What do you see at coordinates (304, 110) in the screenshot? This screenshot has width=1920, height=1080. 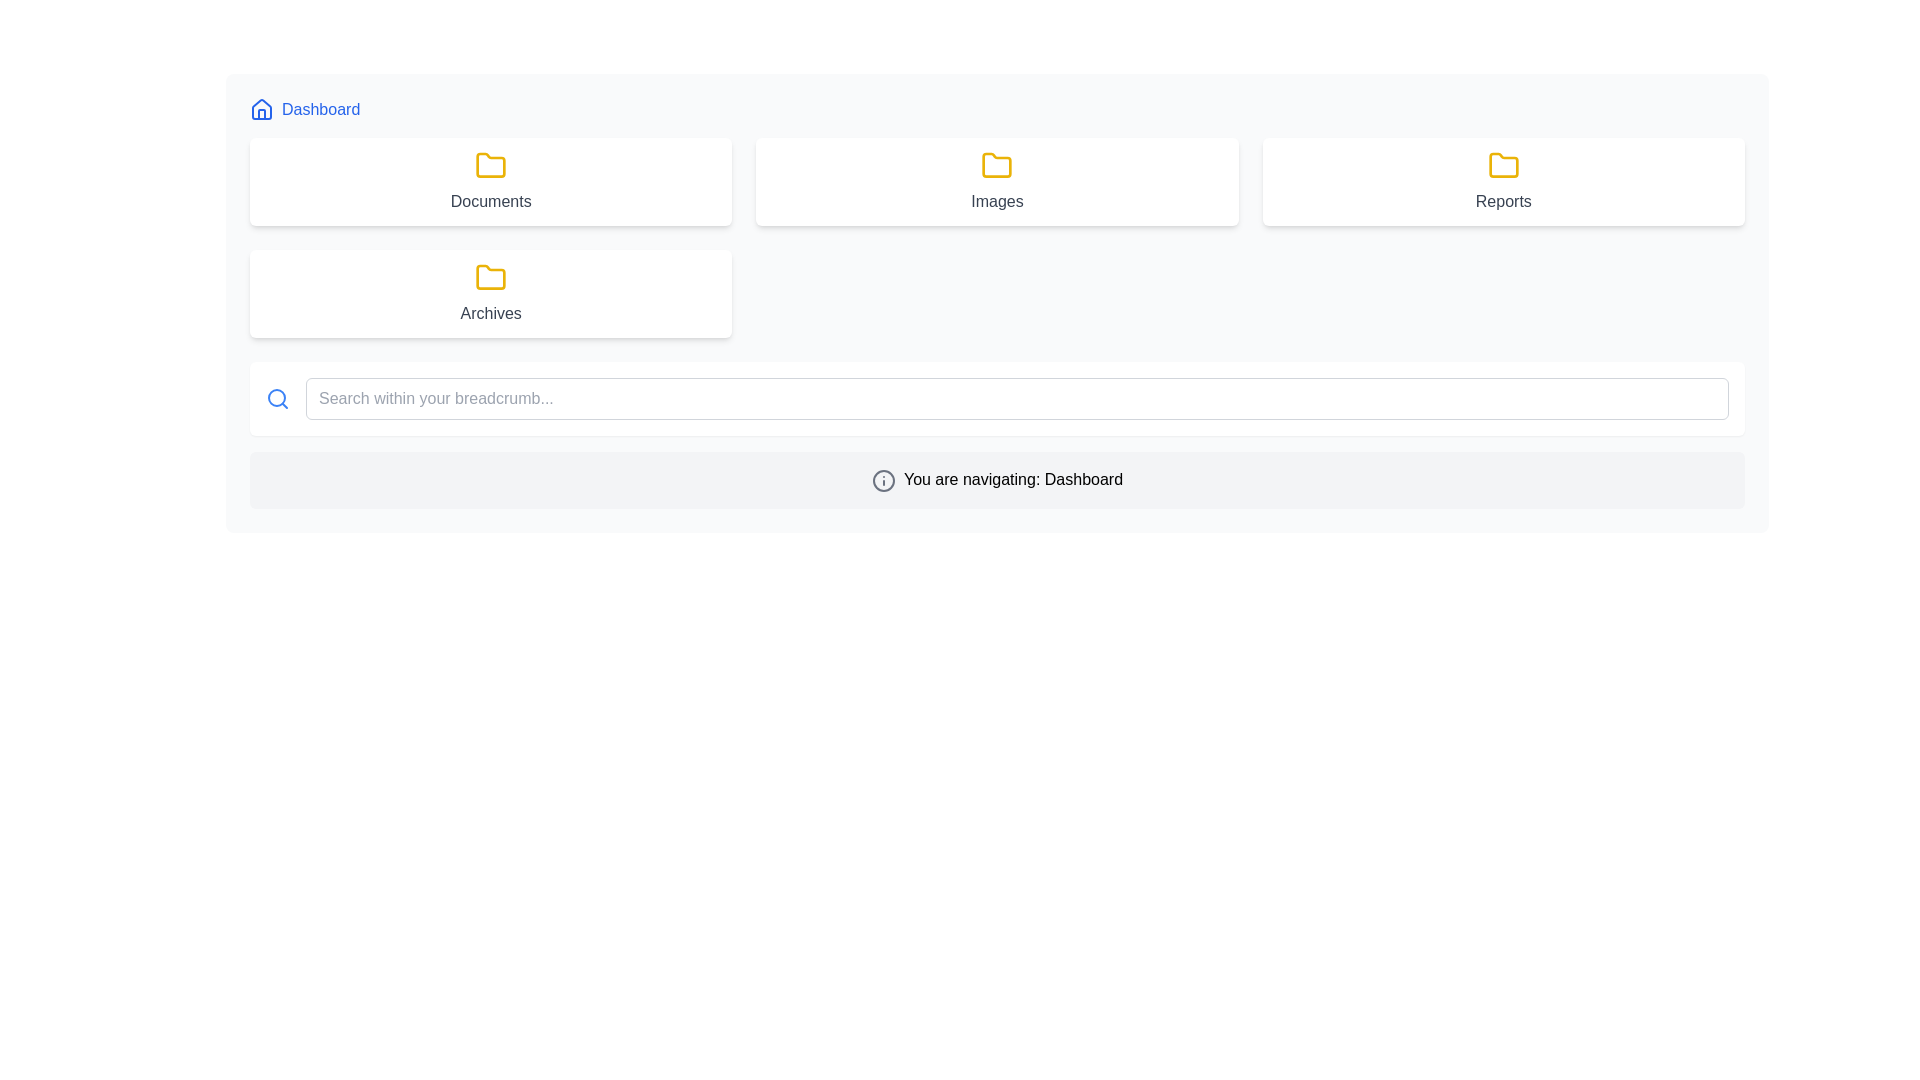 I see `the navigational link located at the top left of the interface` at bounding box center [304, 110].